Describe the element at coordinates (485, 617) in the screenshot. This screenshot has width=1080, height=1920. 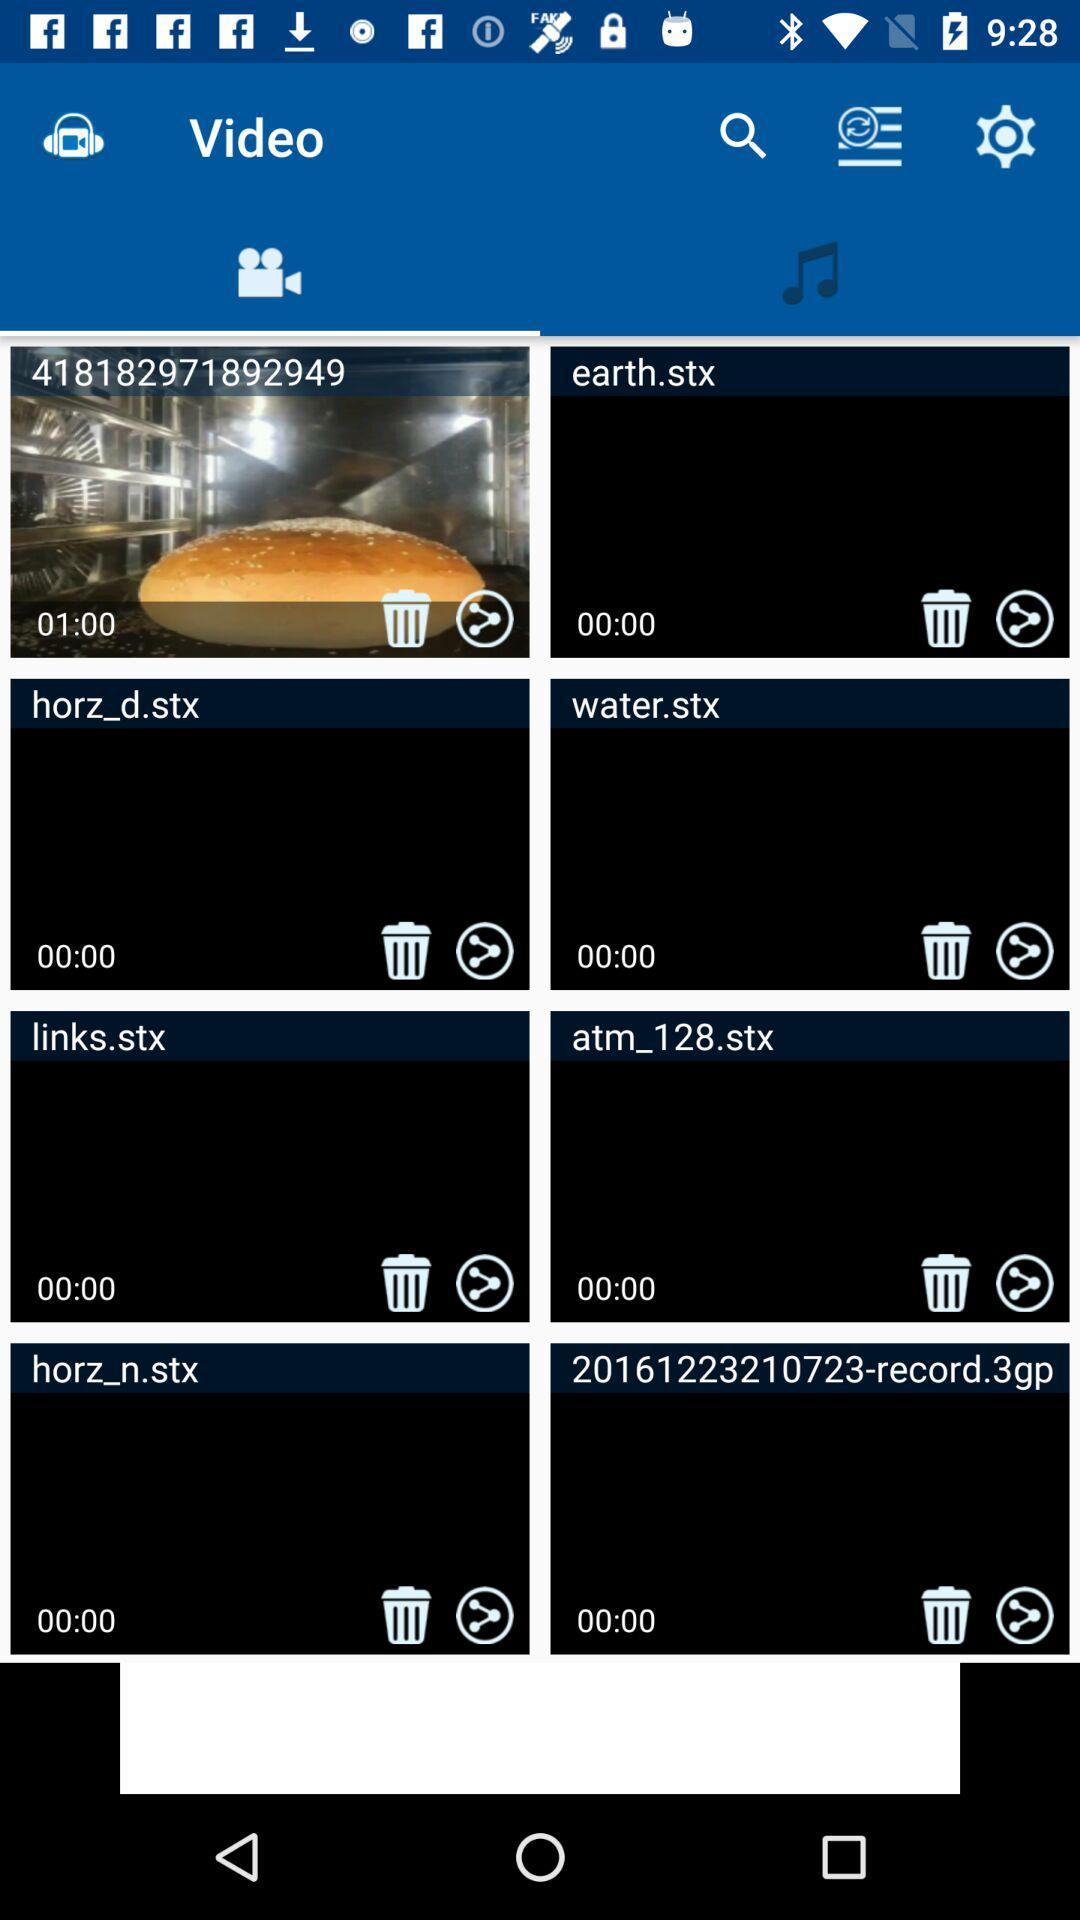
I see `share icon in first video in first row` at that location.